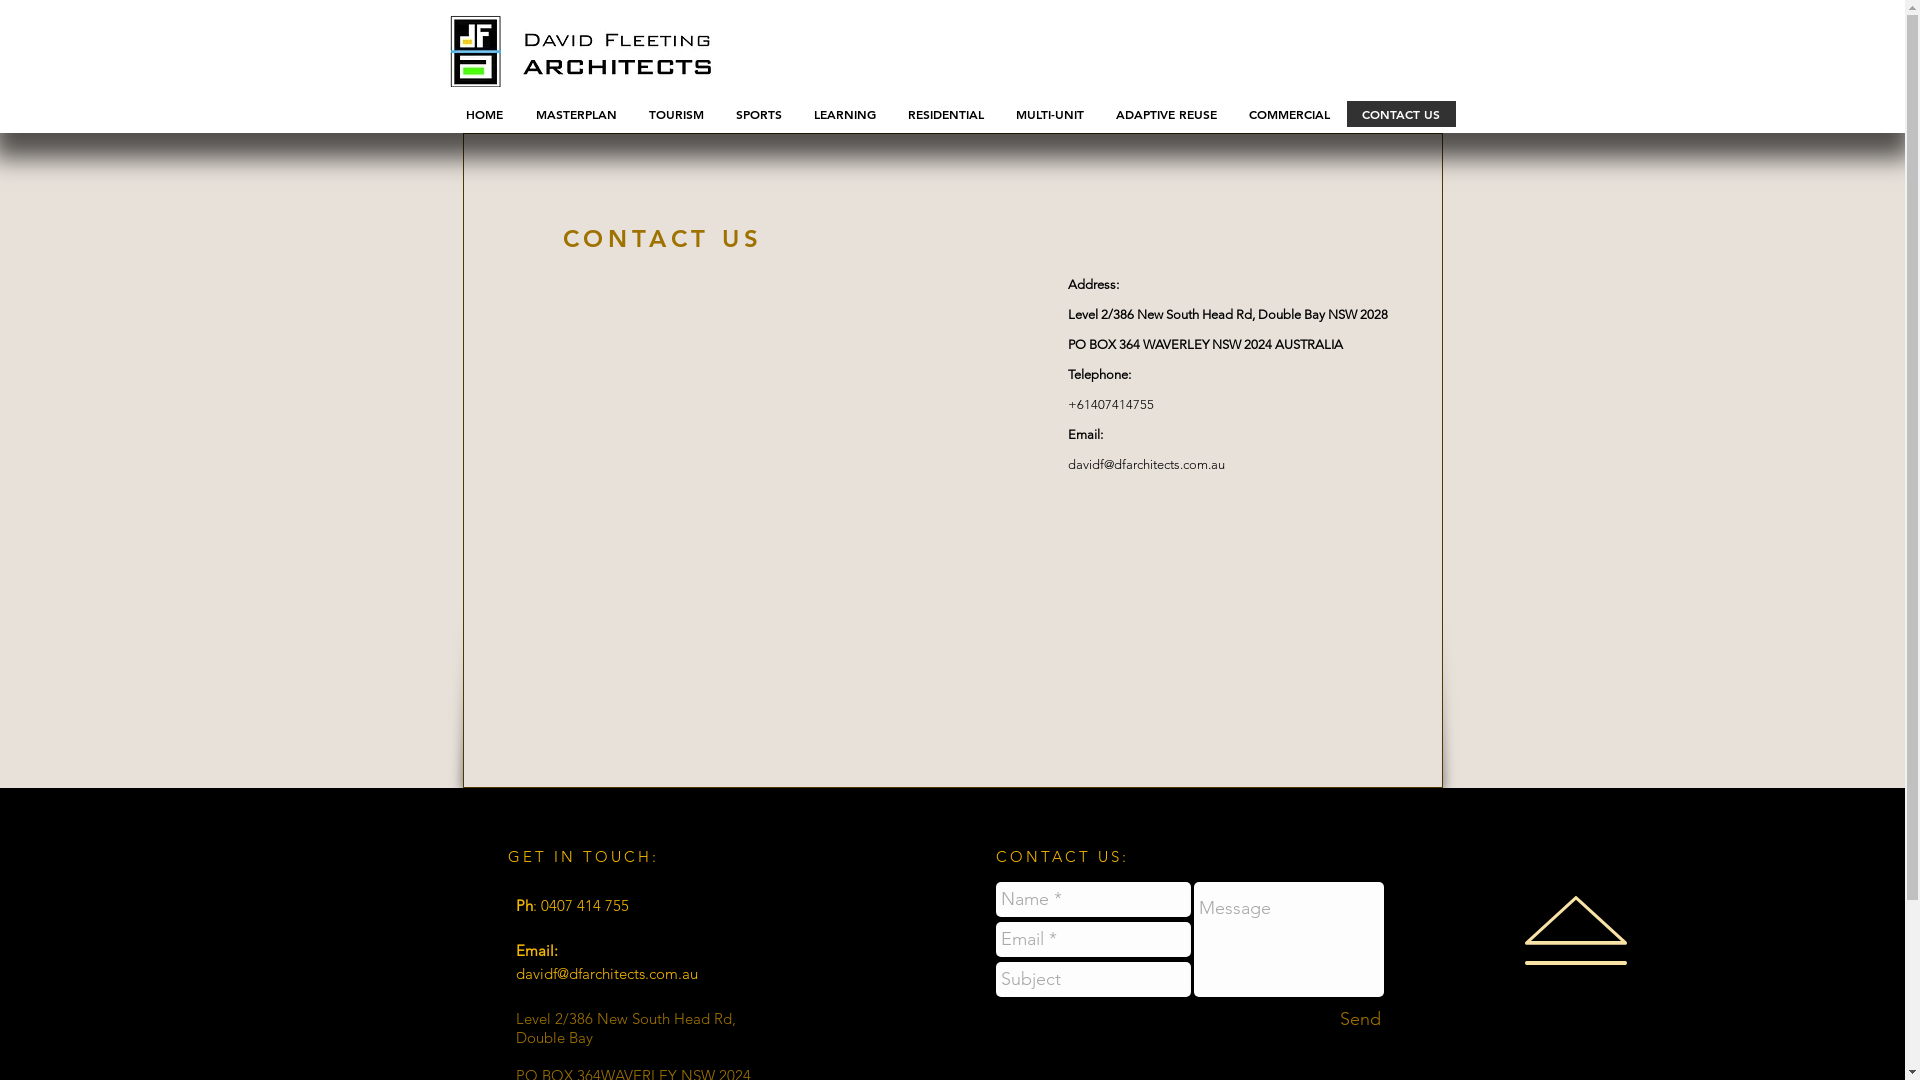 This screenshot has height=1080, width=1920. Describe the element at coordinates (1288, 114) in the screenshot. I see `'COMMERCIAL'` at that location.